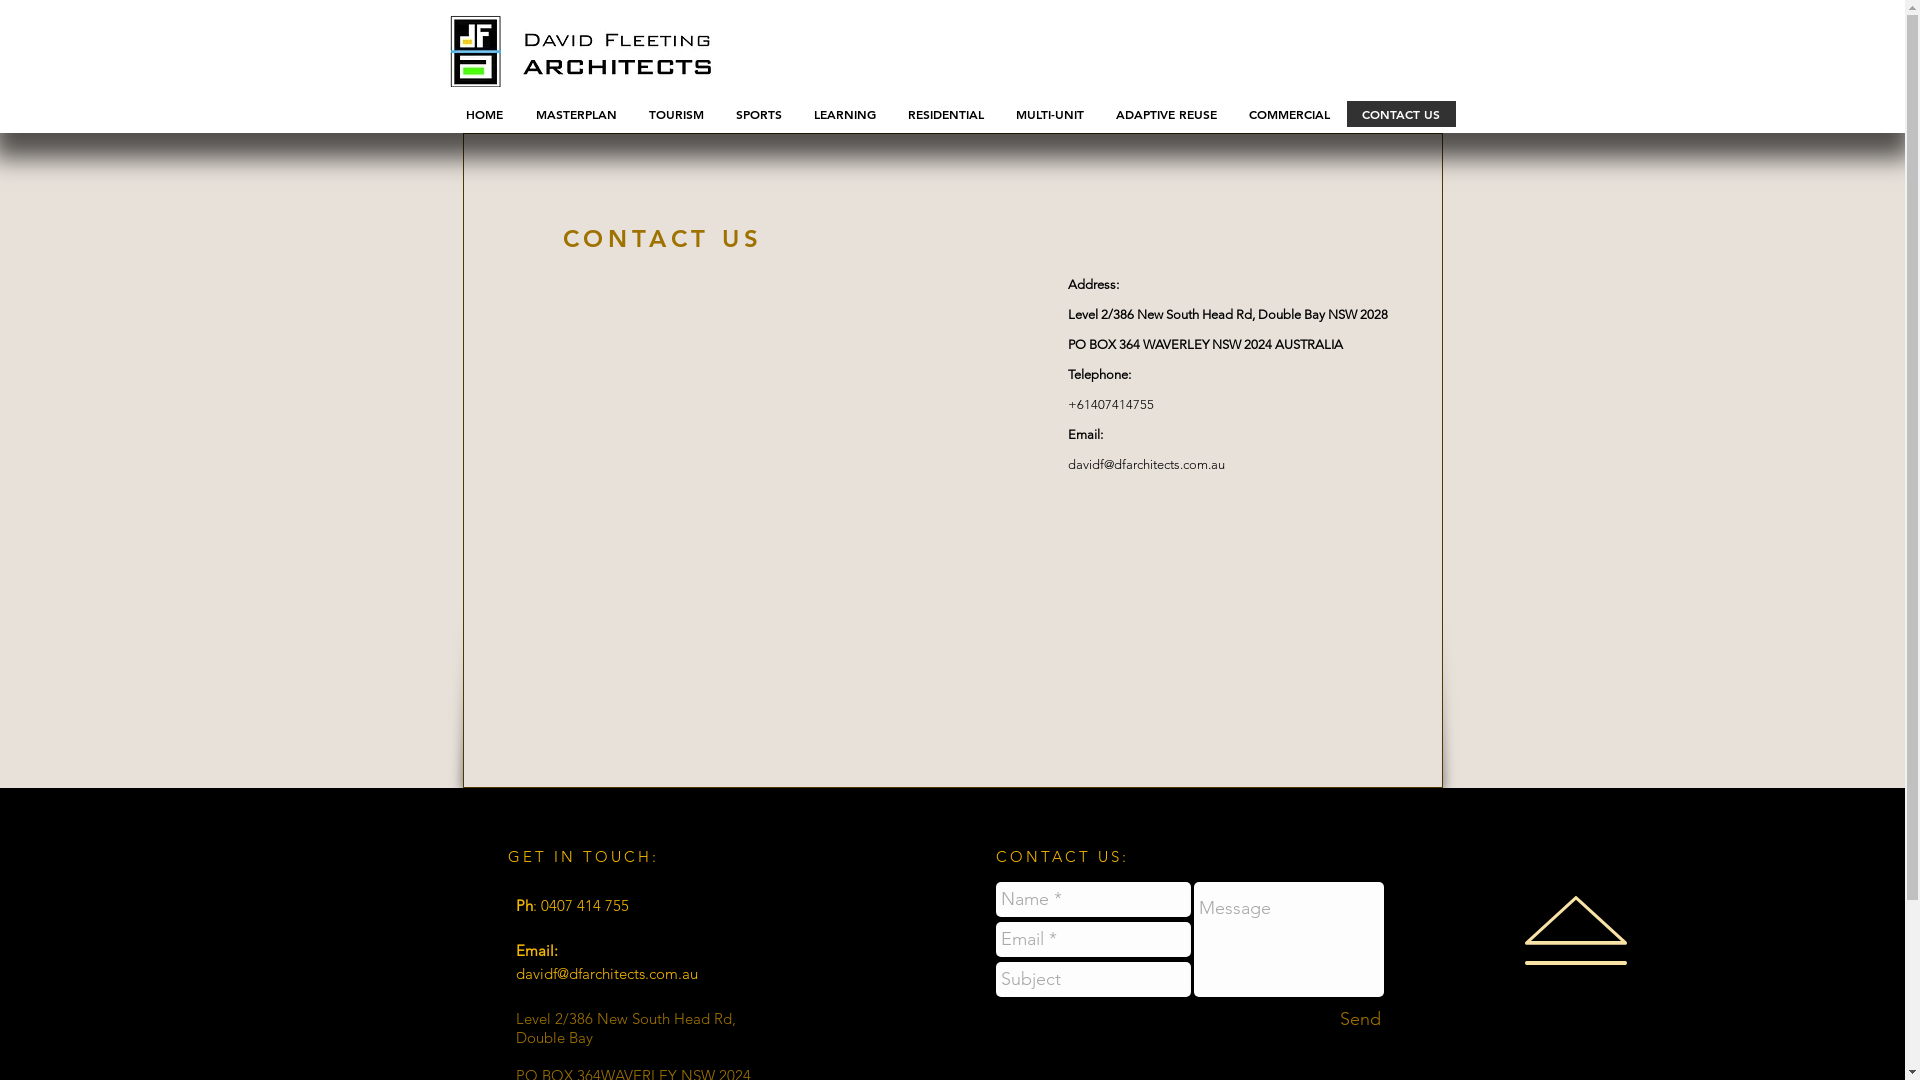 This screenshot has height=1080, width=1920. Describe the element at coordinates (1288, 114) in the screenshot. I see `'COMMERCIAL'` at that location.